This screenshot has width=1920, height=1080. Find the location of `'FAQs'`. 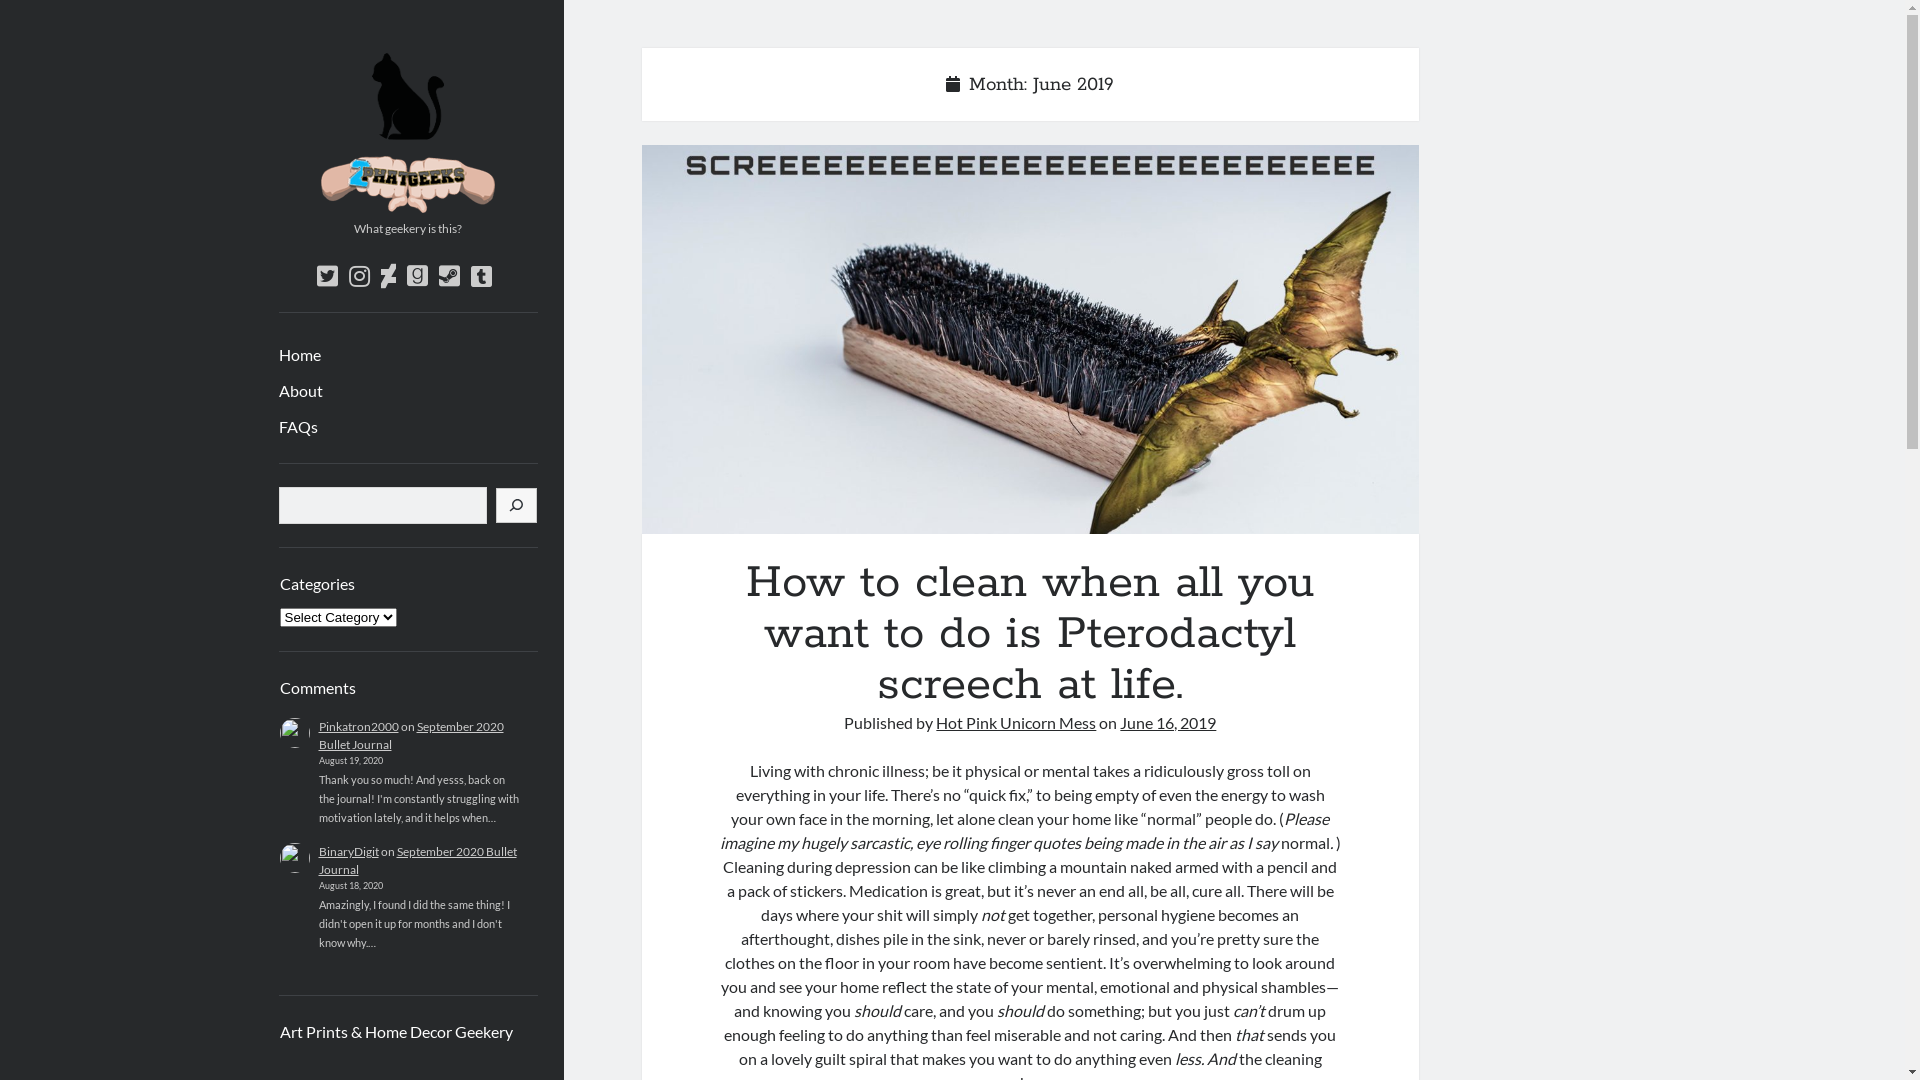

'FAQs' is located at coordinates (296, 426).